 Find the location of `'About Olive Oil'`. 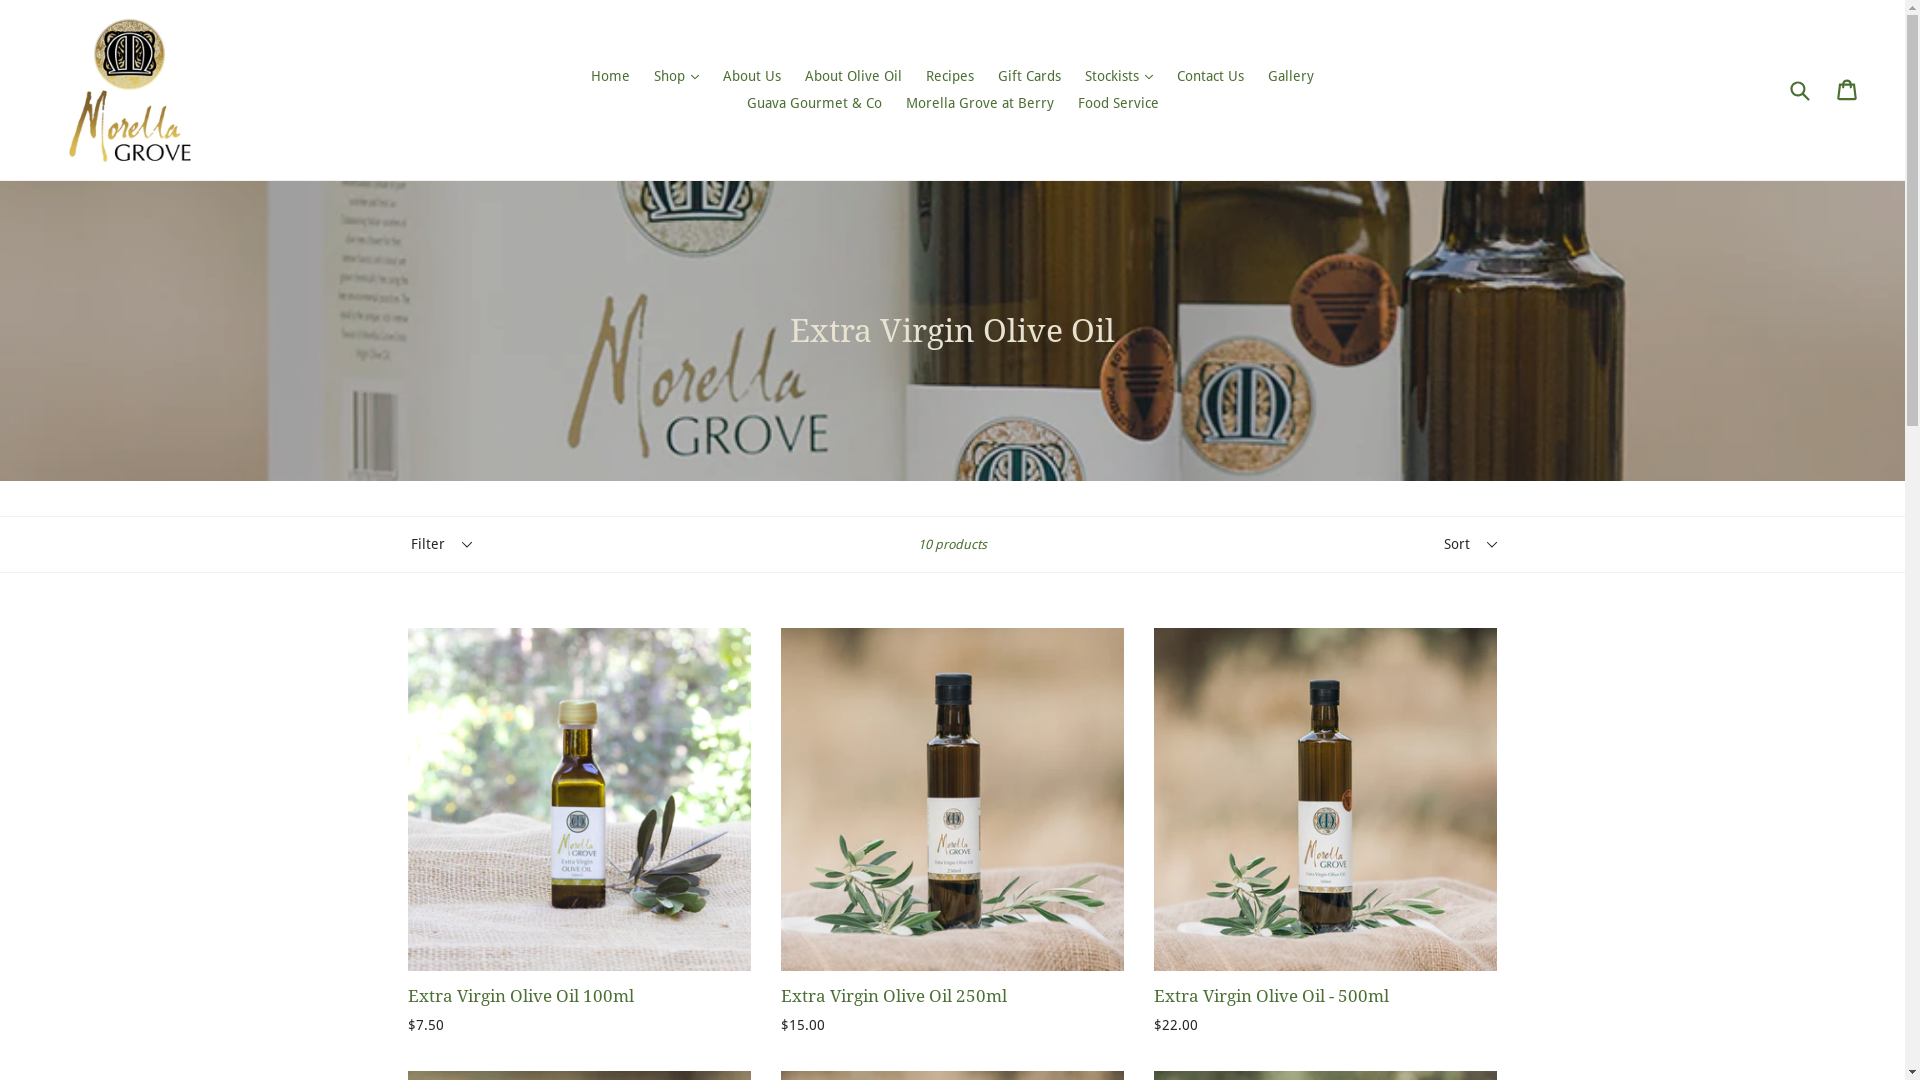

'About Olive Oil' is located at coordinates (853, 75).